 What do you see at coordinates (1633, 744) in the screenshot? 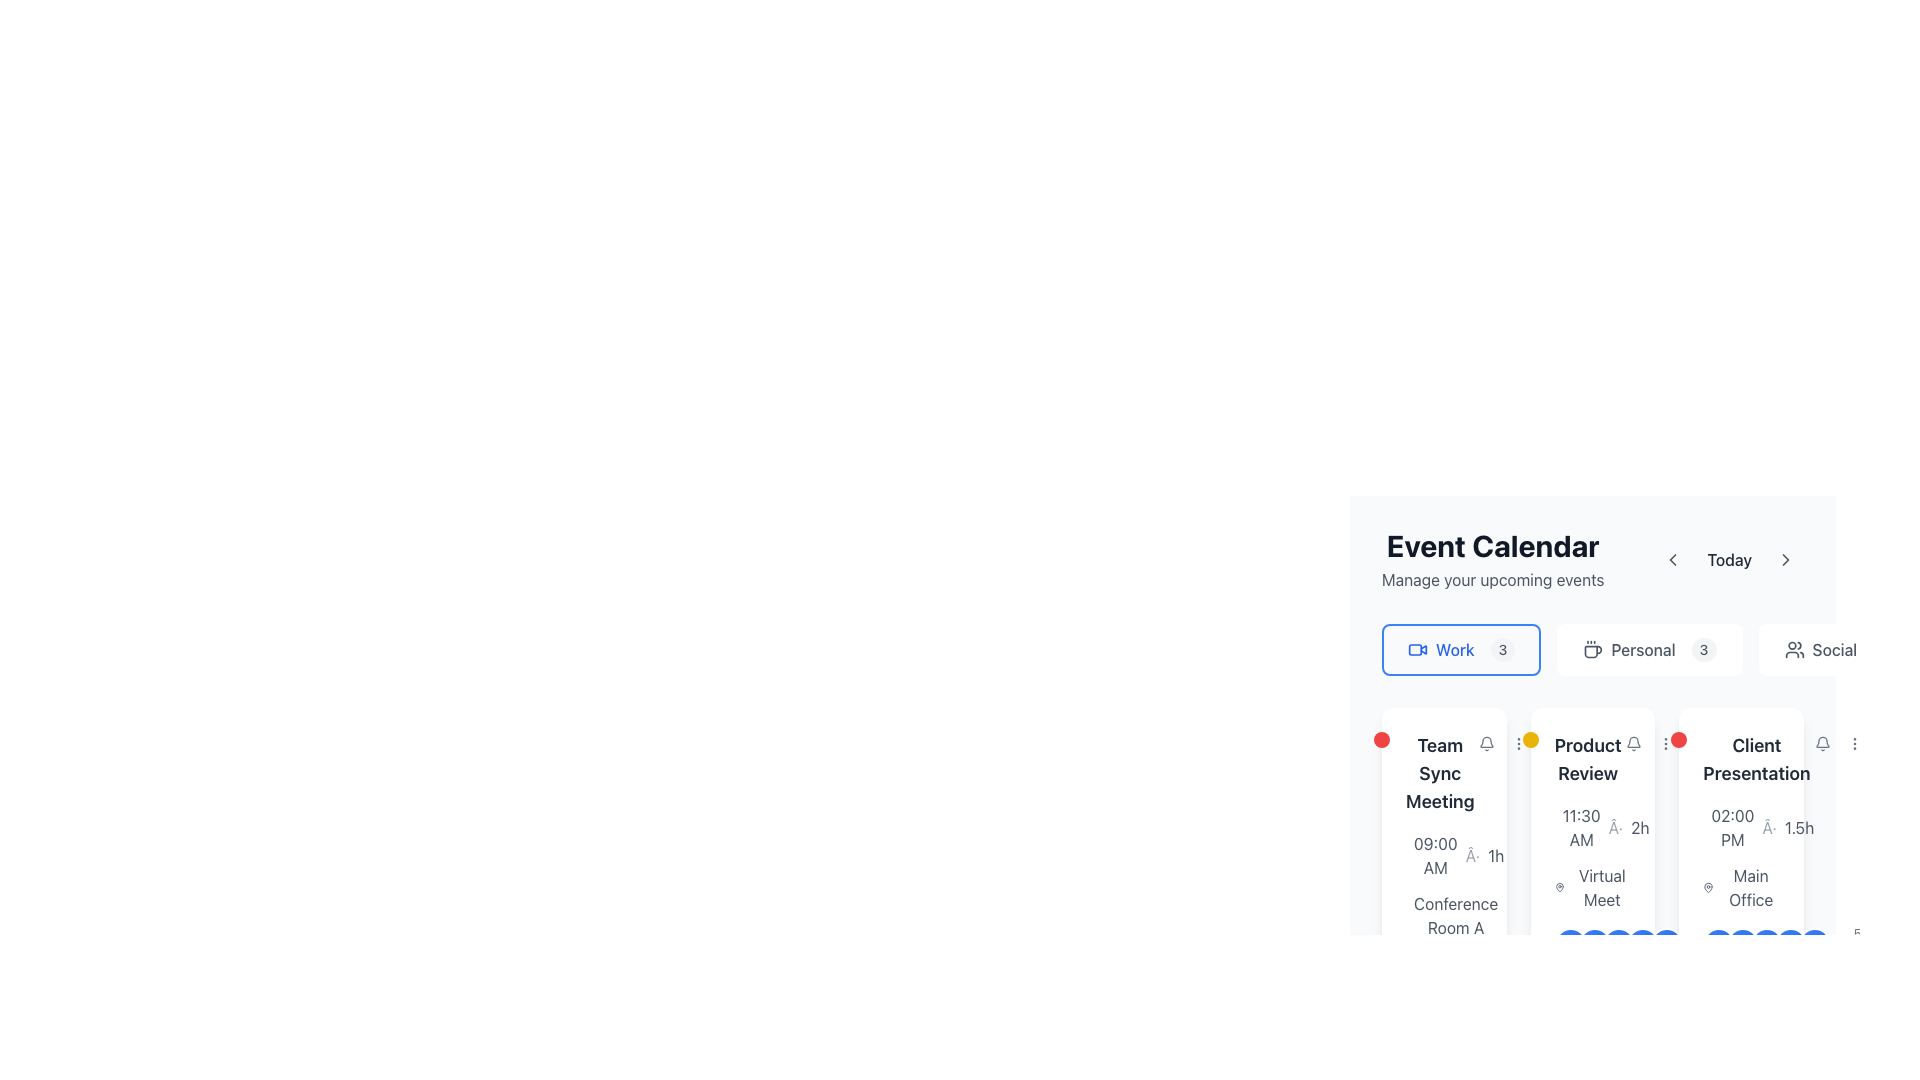
I see `the notification icon located at the top center of the panel` at bounding box center [1633, 744].